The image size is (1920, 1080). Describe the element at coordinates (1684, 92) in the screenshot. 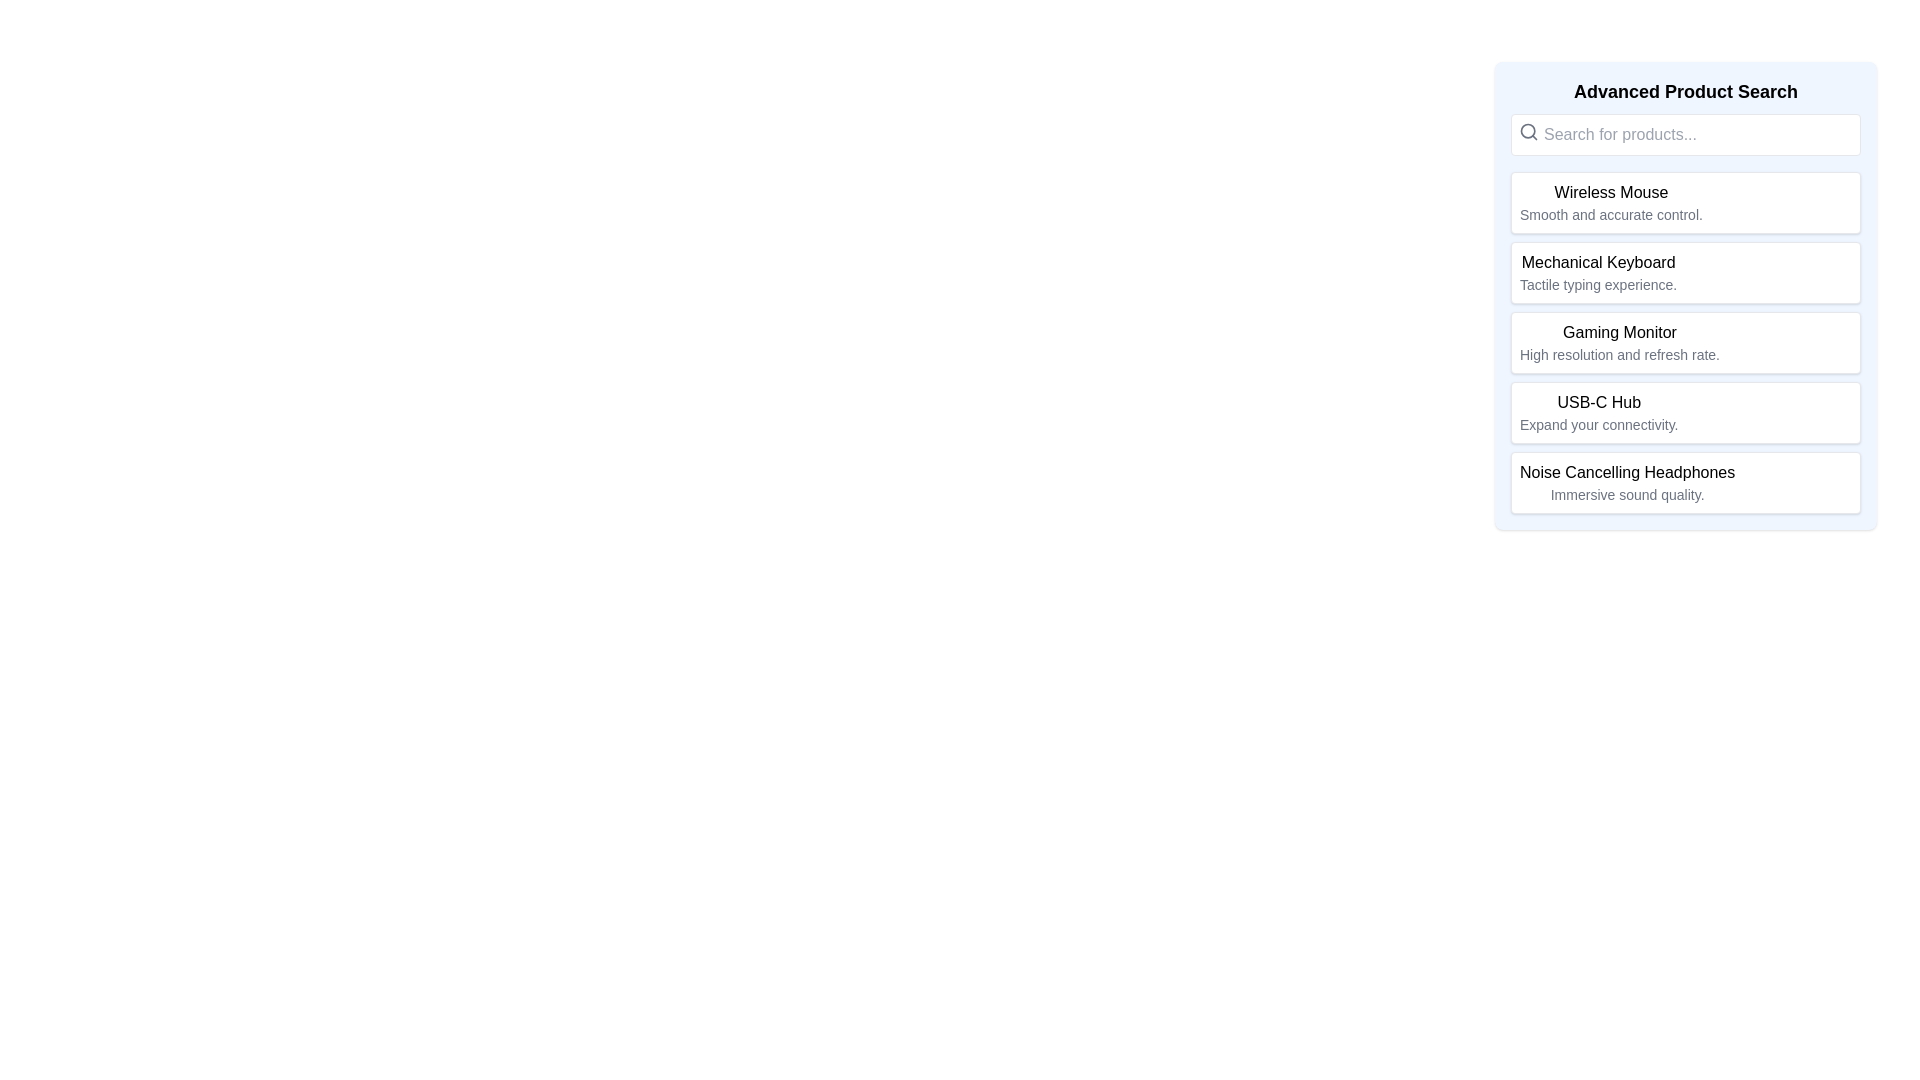

I see `the bold text label displaying 'Advanced Product Search' located at the top of the search section` at that location.